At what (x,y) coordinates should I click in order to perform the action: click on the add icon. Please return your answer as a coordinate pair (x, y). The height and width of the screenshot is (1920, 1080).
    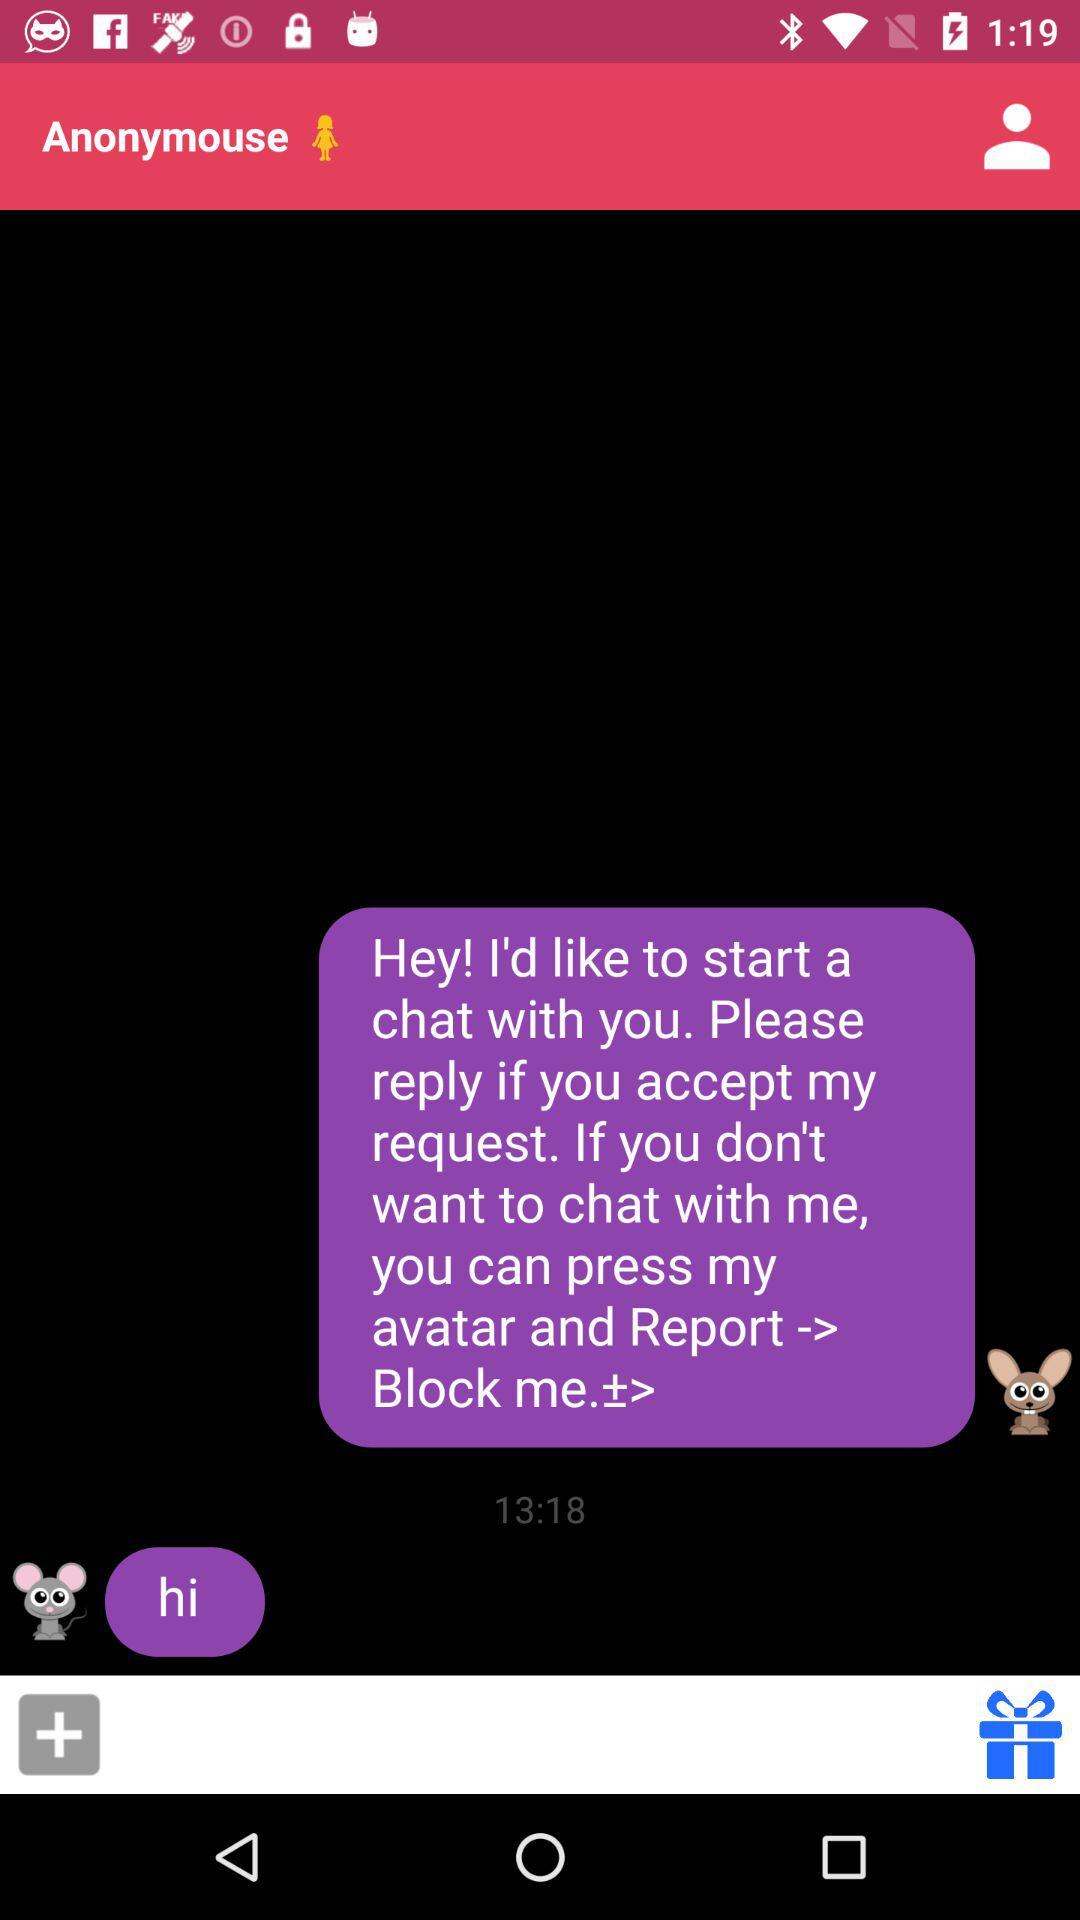
    Looking at the image, I should click on (58, 1733).